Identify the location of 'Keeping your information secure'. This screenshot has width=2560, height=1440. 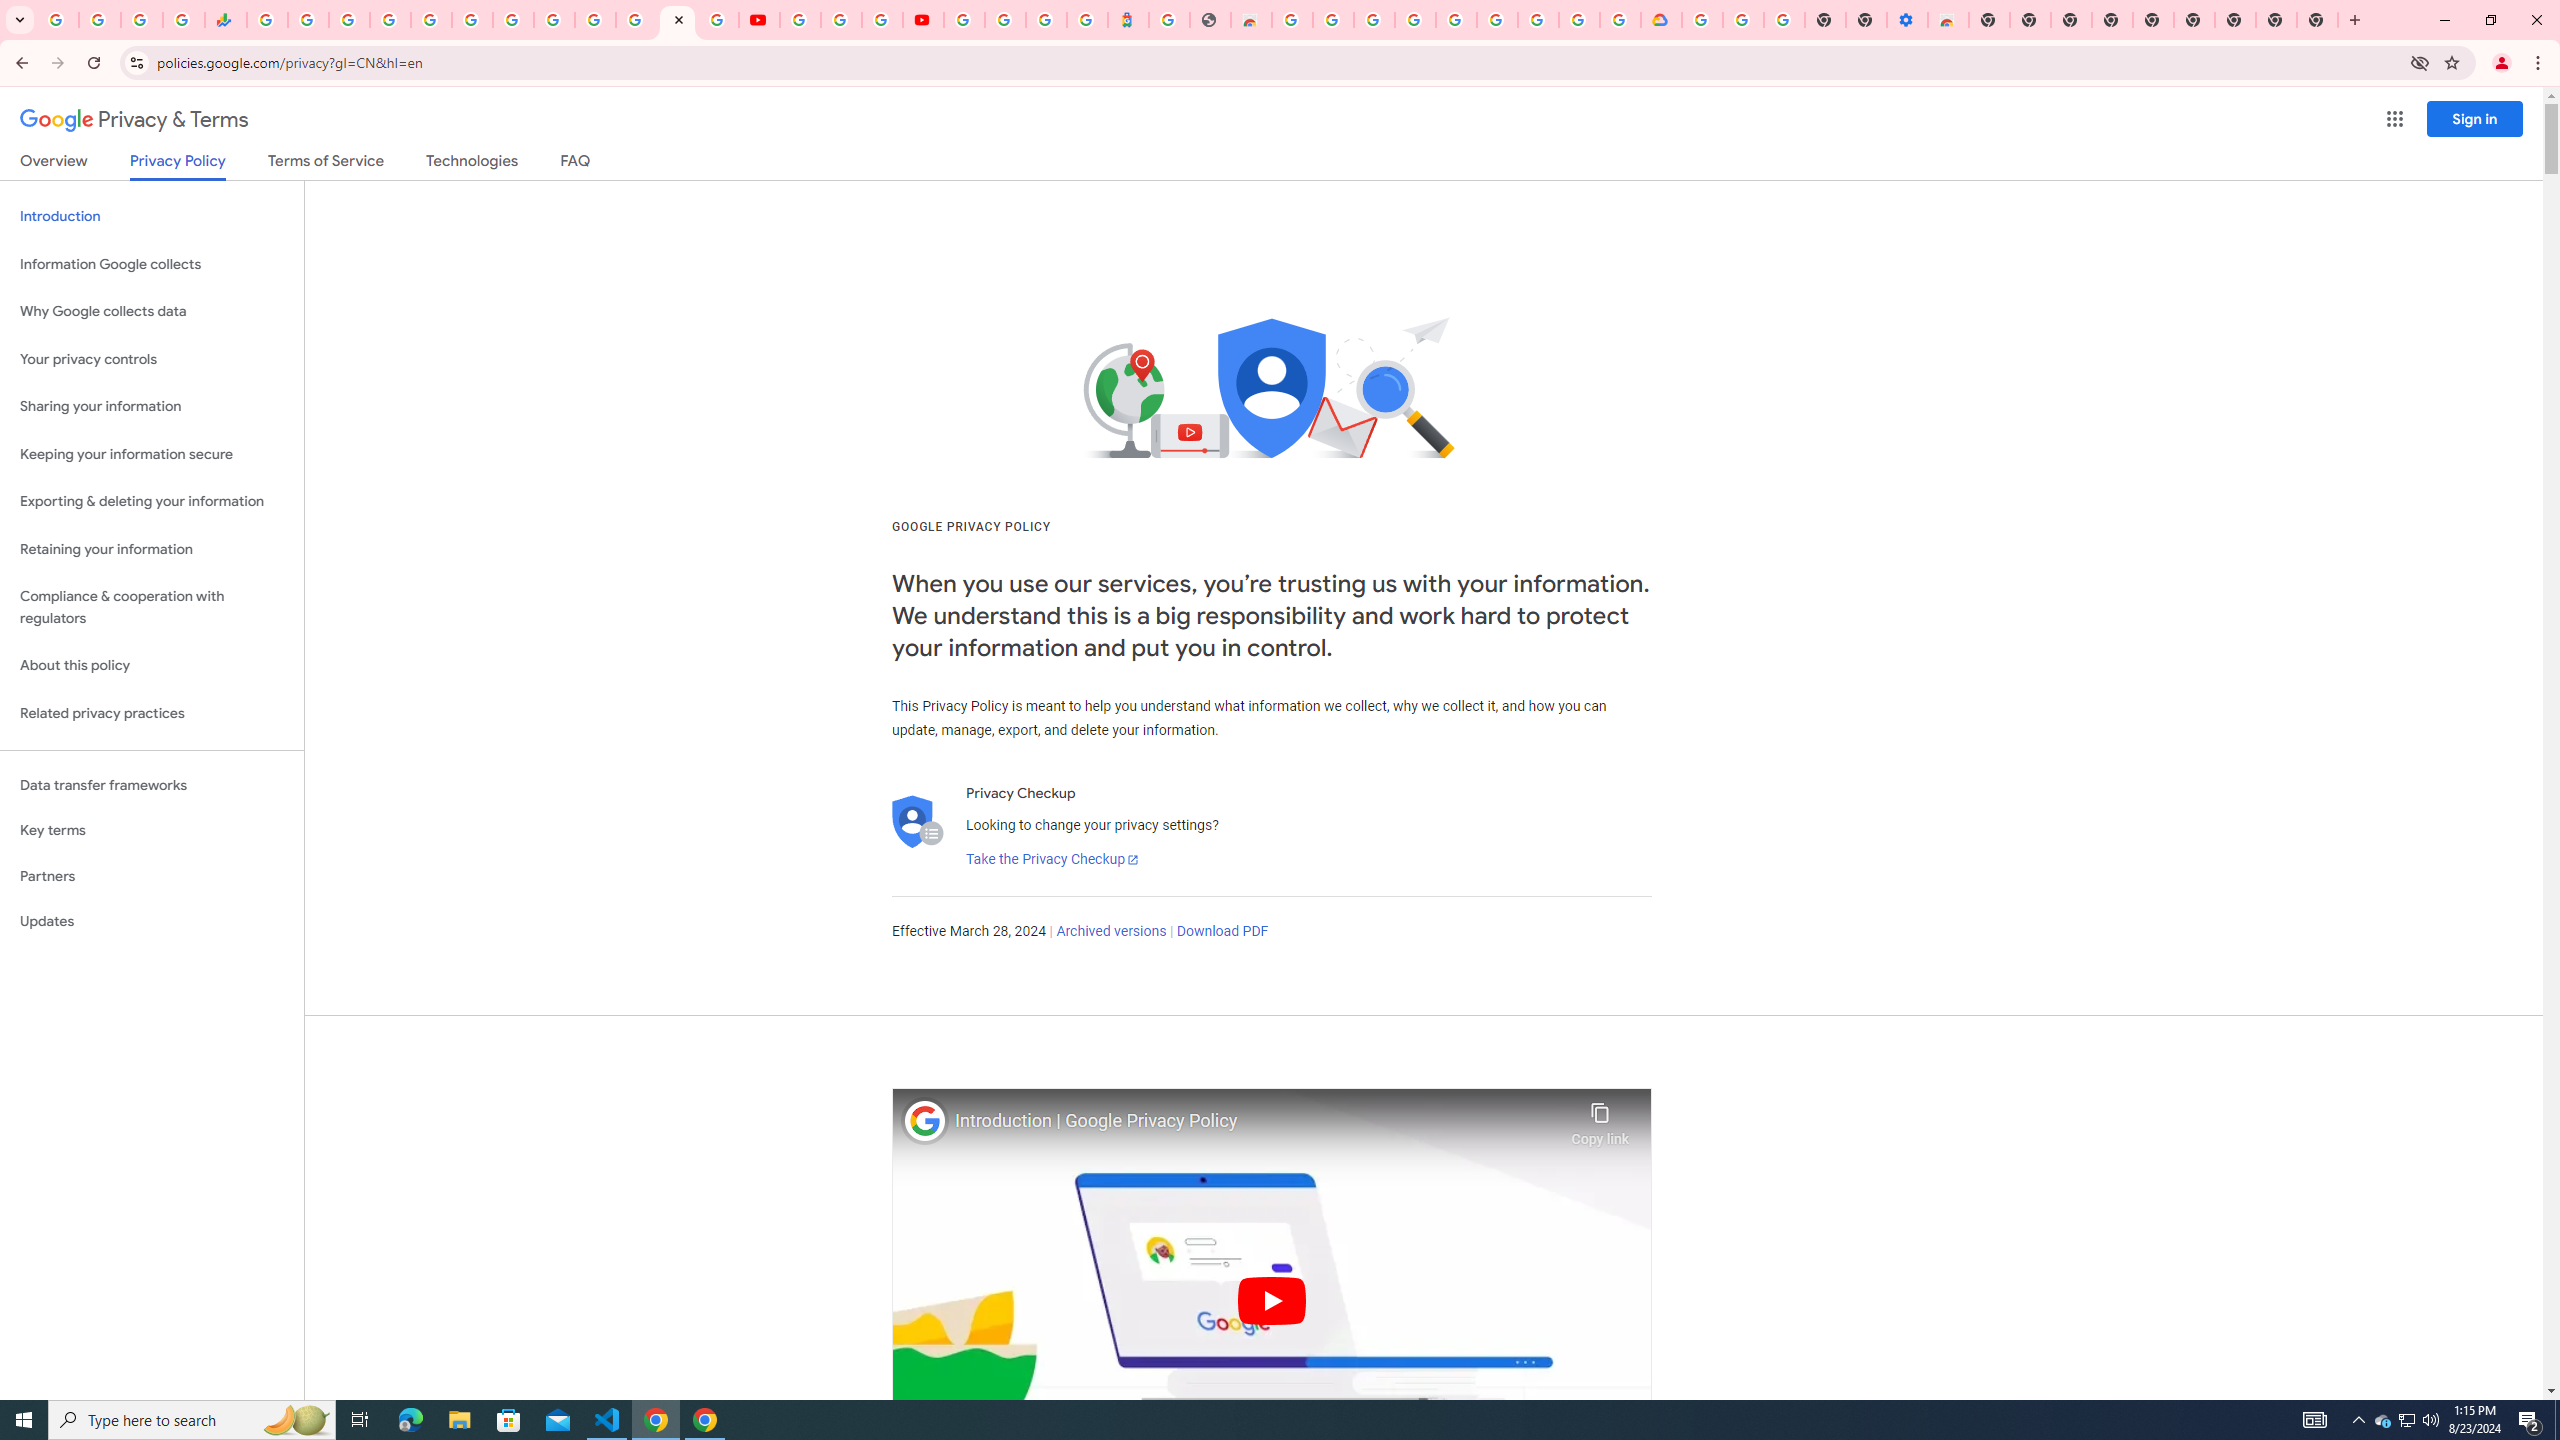
(151, 455).